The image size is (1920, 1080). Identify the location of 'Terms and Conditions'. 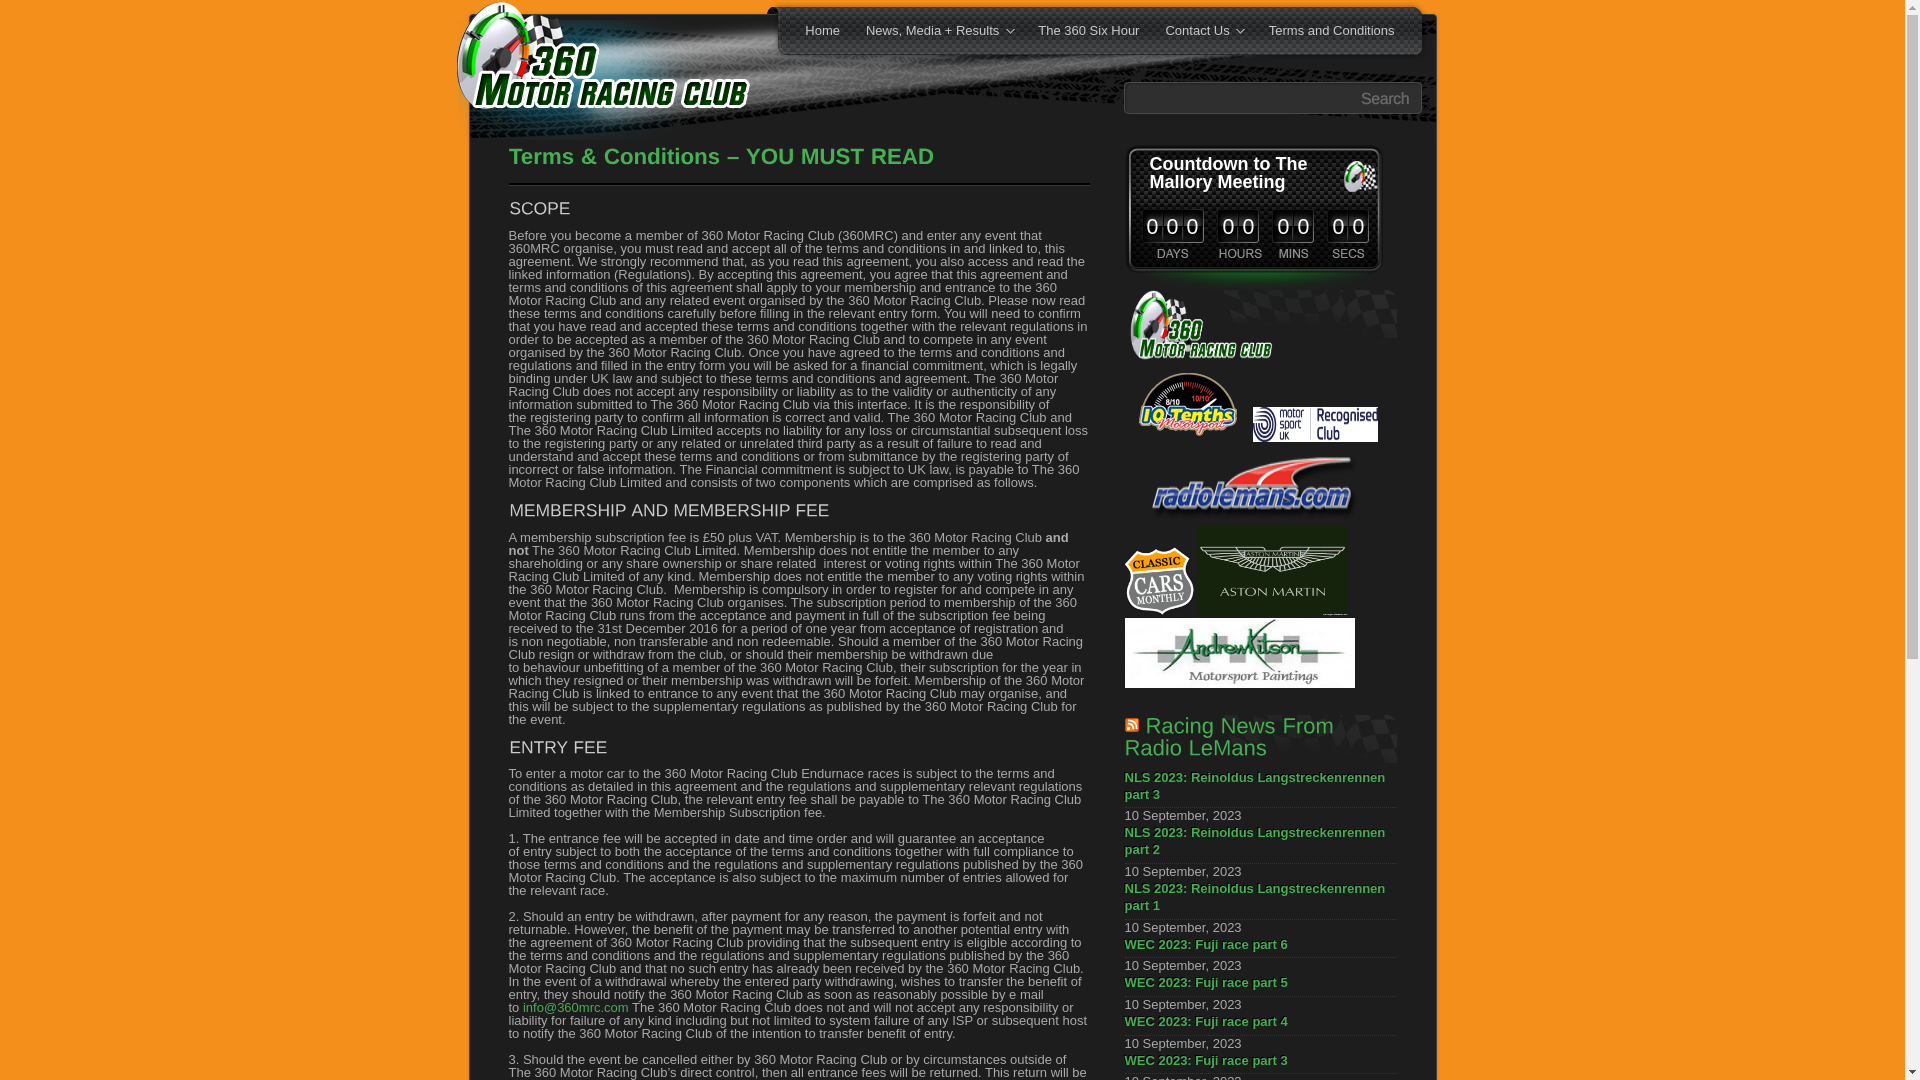
(1255, 30).